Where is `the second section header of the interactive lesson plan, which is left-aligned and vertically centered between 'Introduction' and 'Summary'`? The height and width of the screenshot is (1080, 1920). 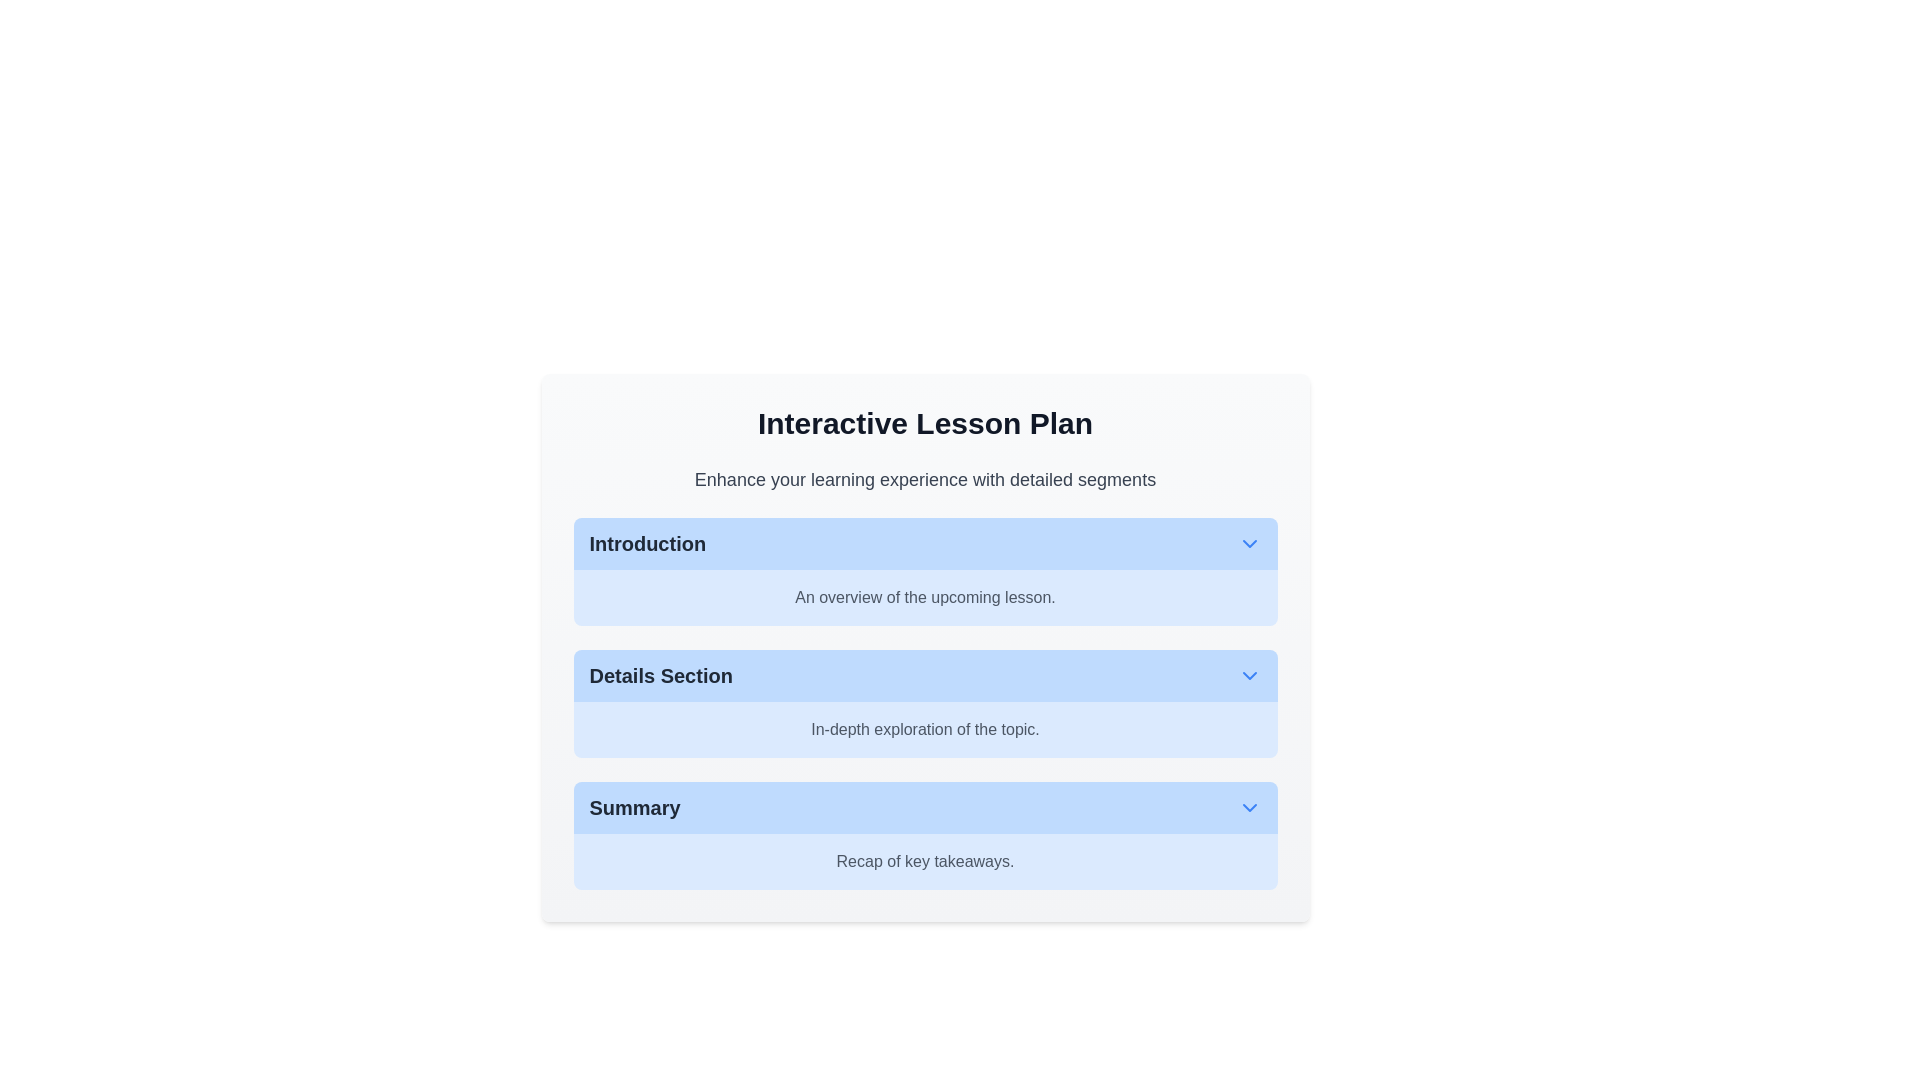 the second section header of the interactive lesson plan, which is left-aligned and vertically centered between 'Introduction' and 'Summary' is located at coordinates (661, 675).